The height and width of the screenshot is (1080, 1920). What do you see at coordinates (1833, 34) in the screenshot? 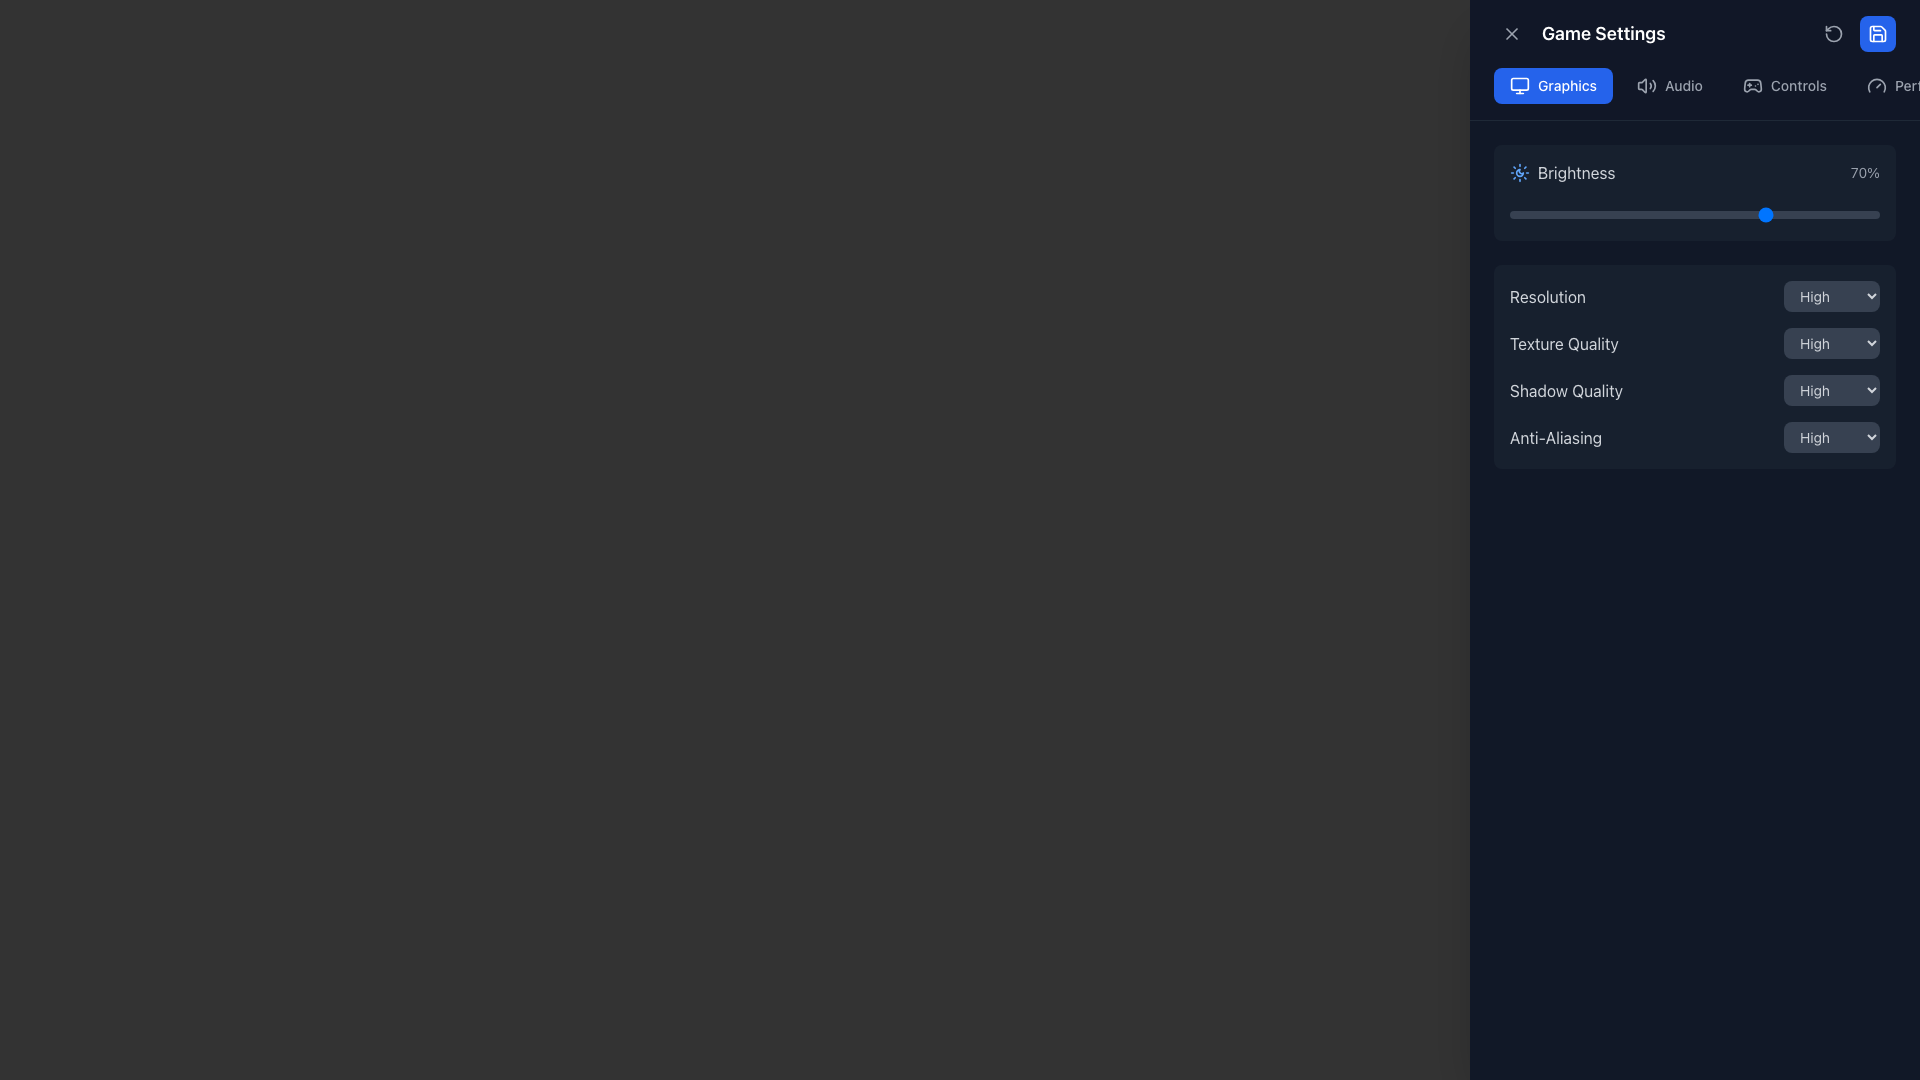
I see `the reset icon button located in the top-right section of the Game Settings panel` at bounding box center [1833, 34].